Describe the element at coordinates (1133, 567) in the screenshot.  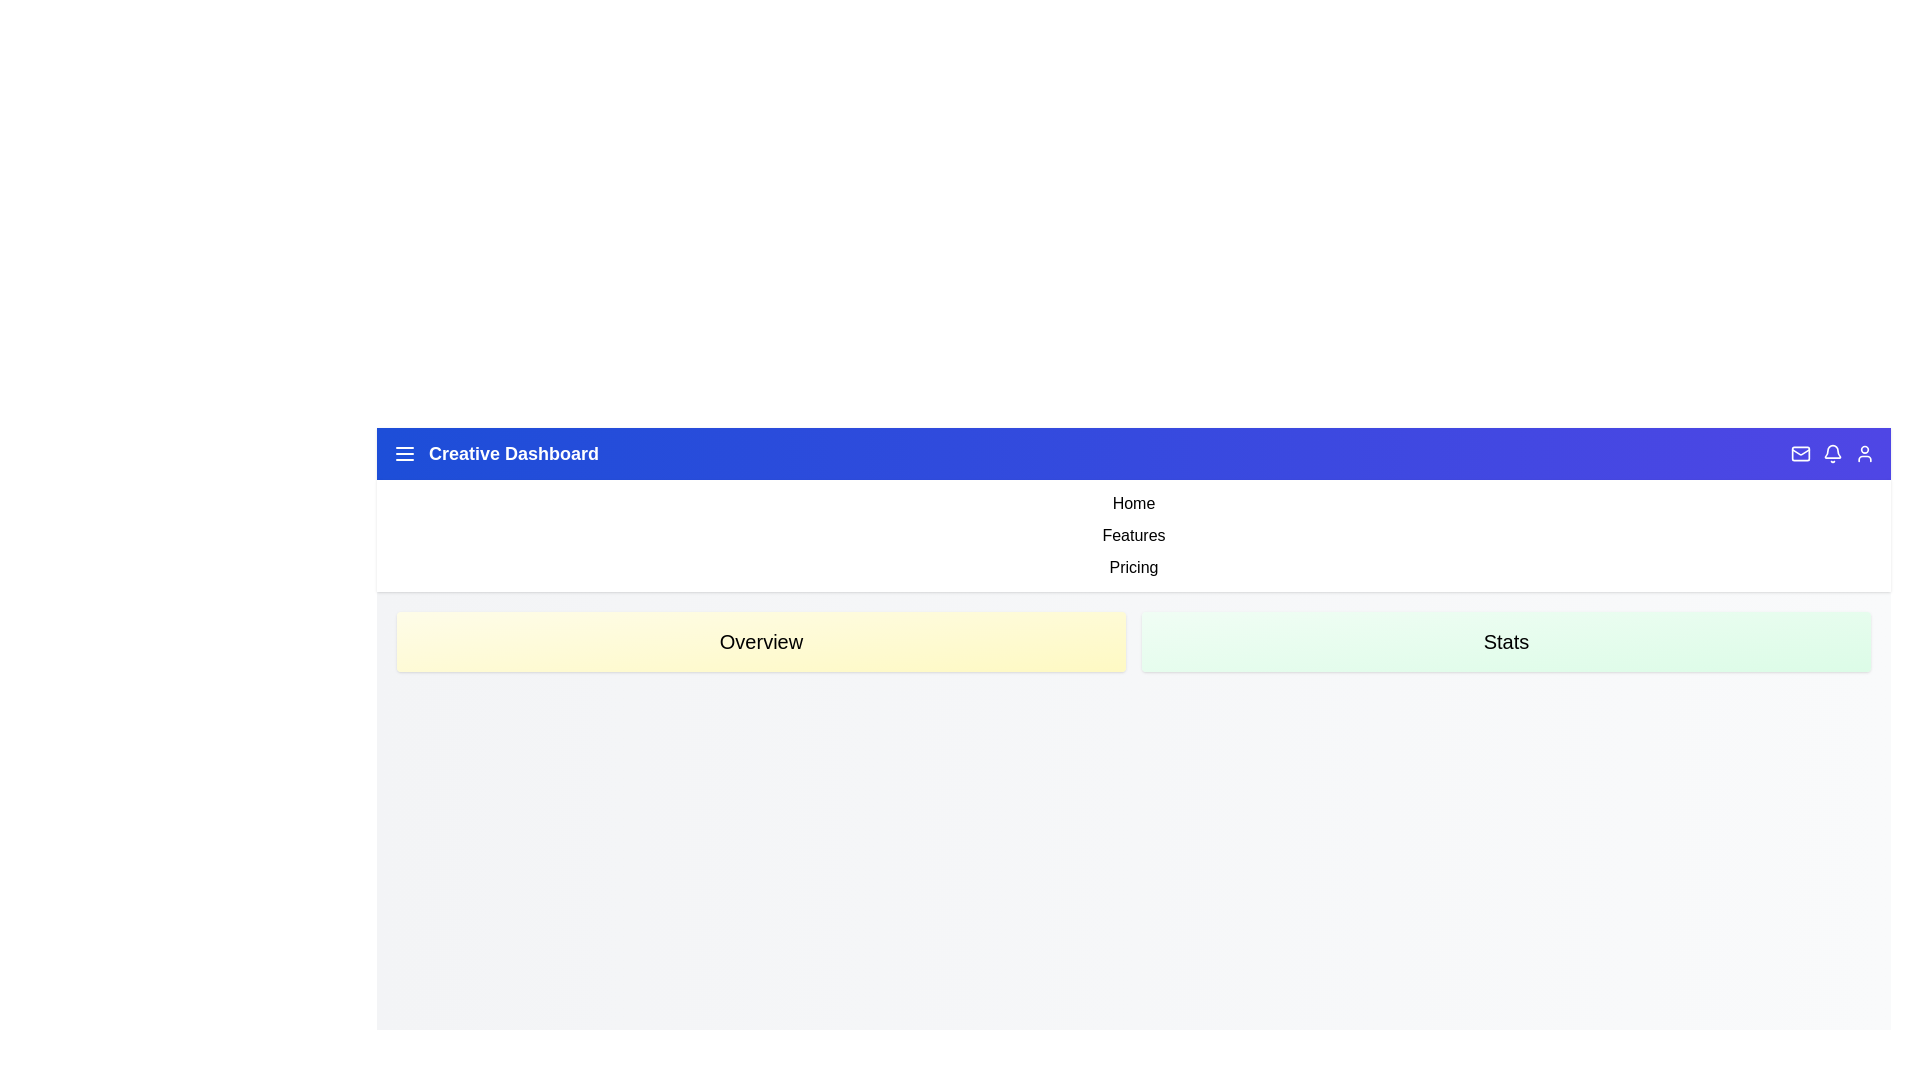
I see `the link corresponding to Pricing to navigate to the respective section` at that location.